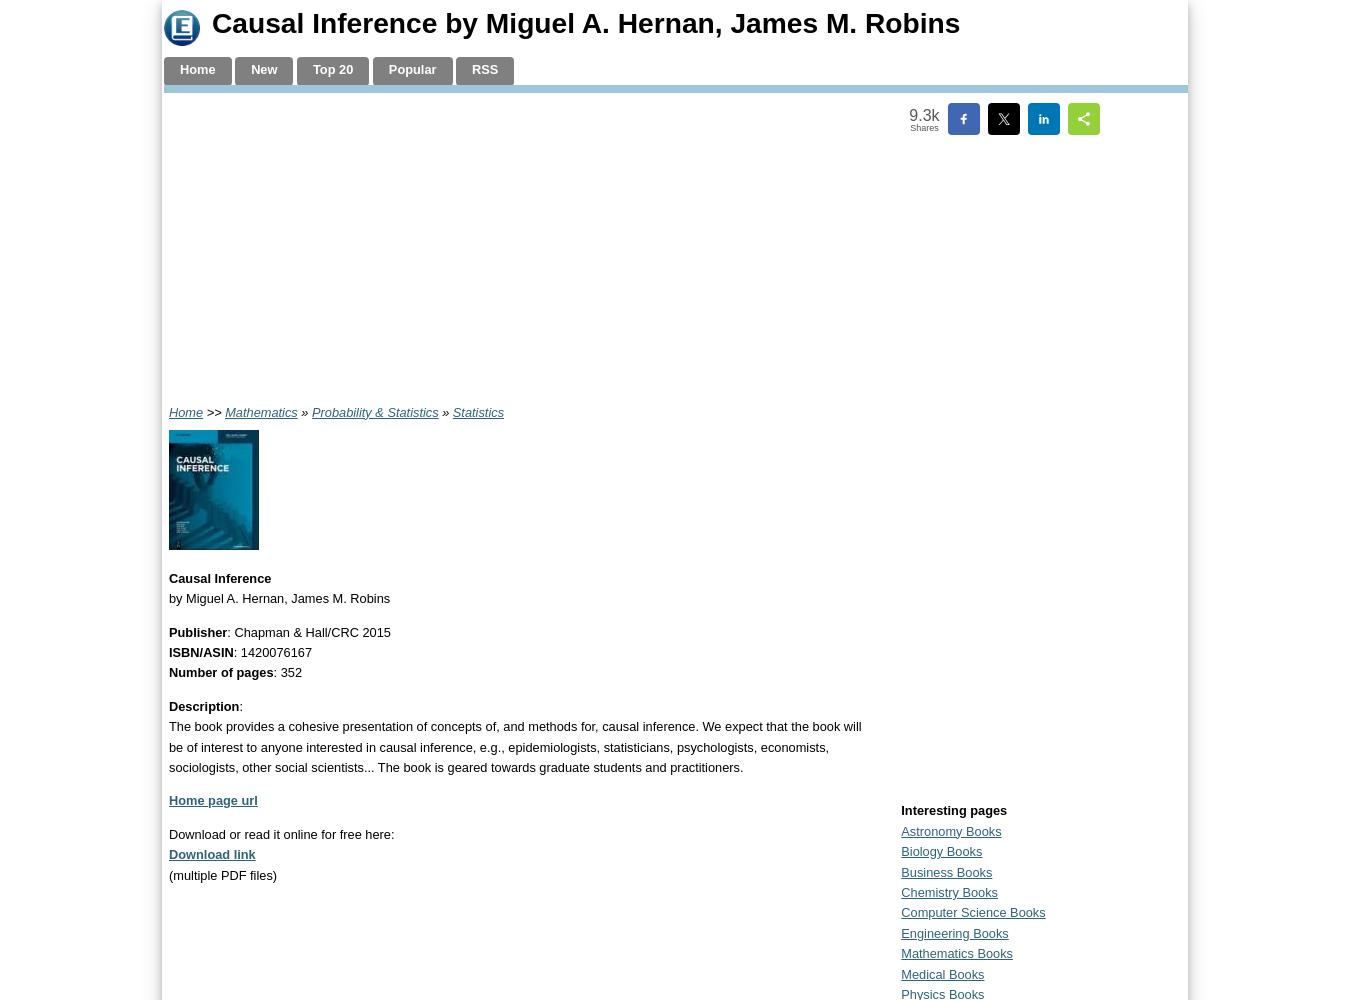 This screenshot has height=1000, width=1350. Describe the element at coordinates (953, 810) in the screenshot. I see `'Interesting pages'` at that location.